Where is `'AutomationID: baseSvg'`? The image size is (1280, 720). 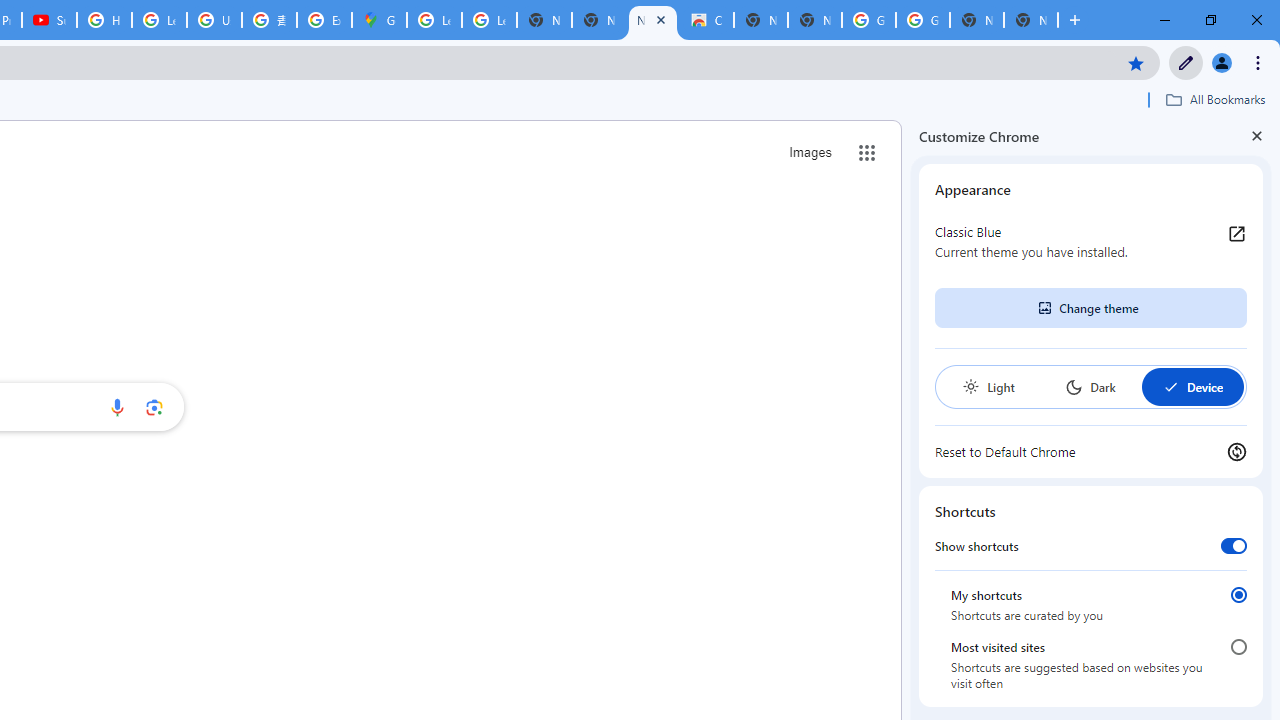 'AutomationID: baseSvg' is located at coordinates (1170, 387).